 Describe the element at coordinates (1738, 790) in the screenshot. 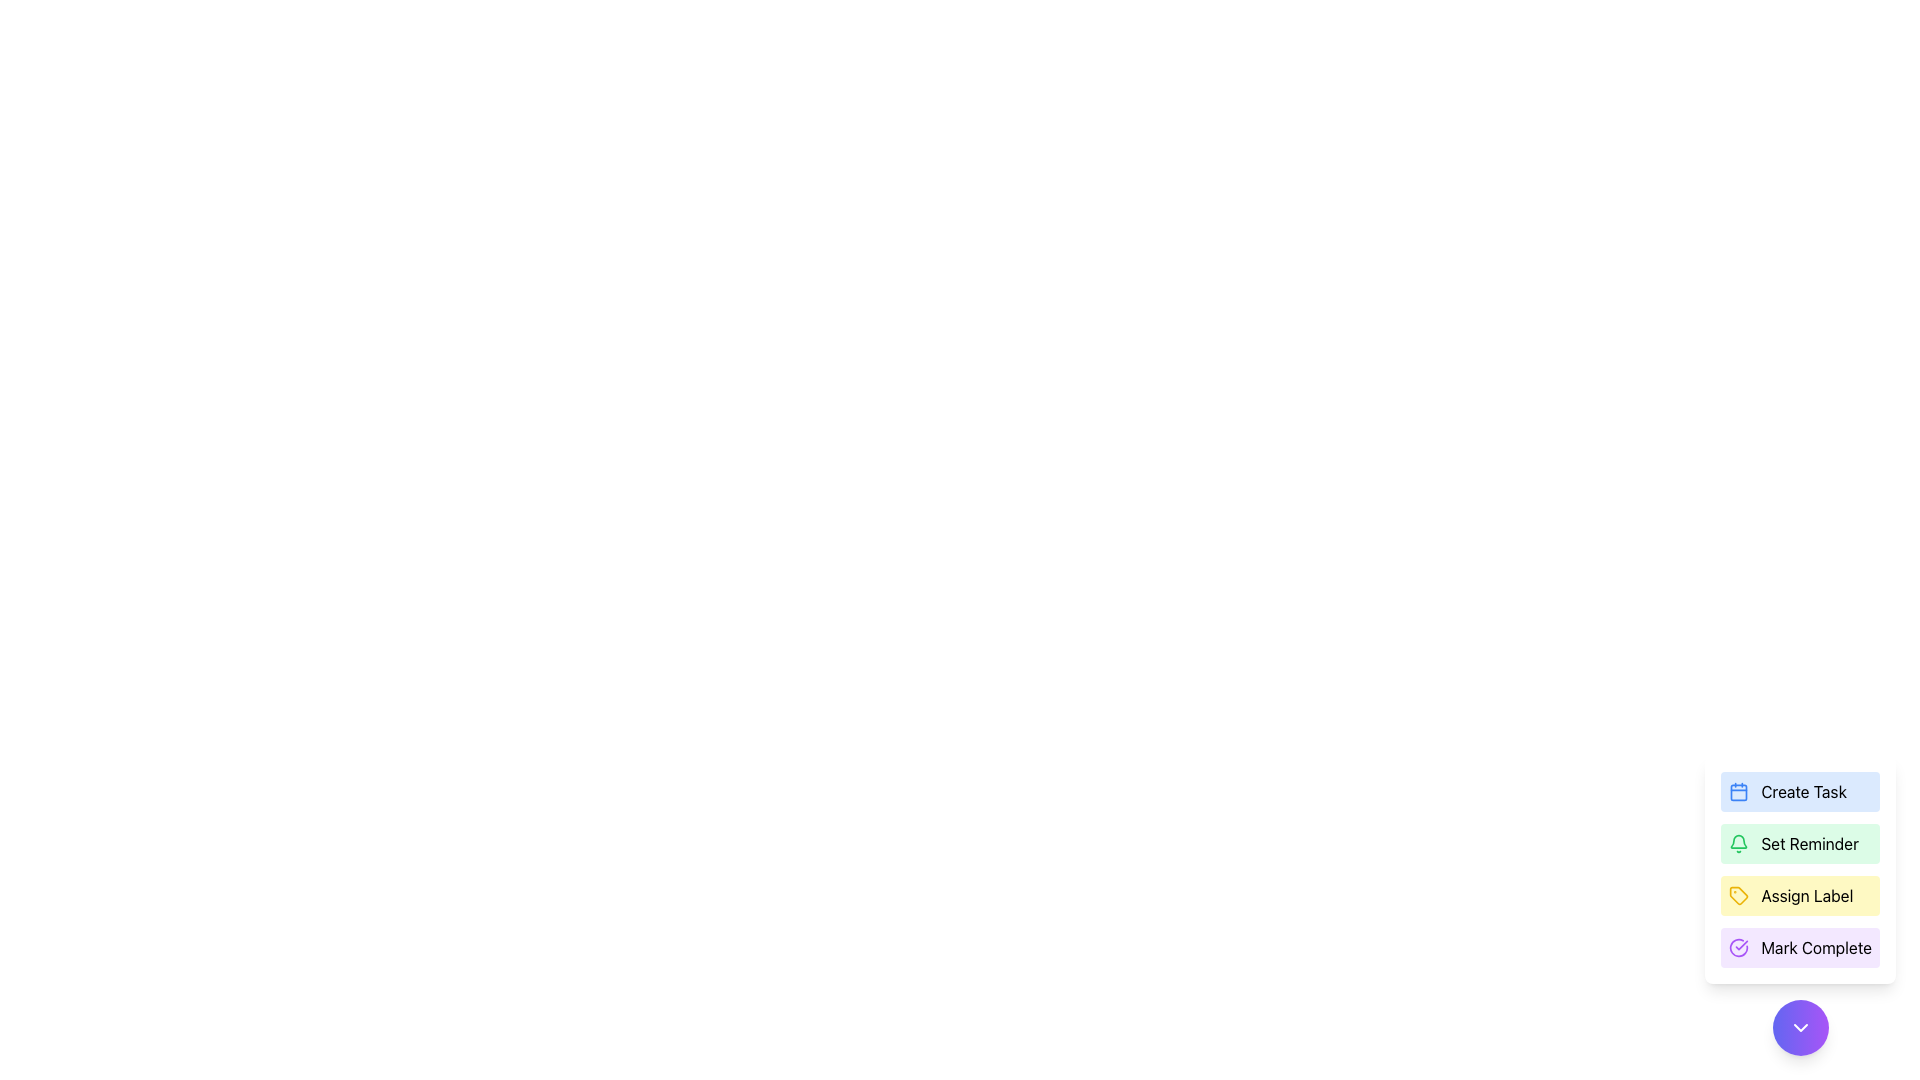

I see `the calendar icon located to the left of the 'Create Task' text` at that location.